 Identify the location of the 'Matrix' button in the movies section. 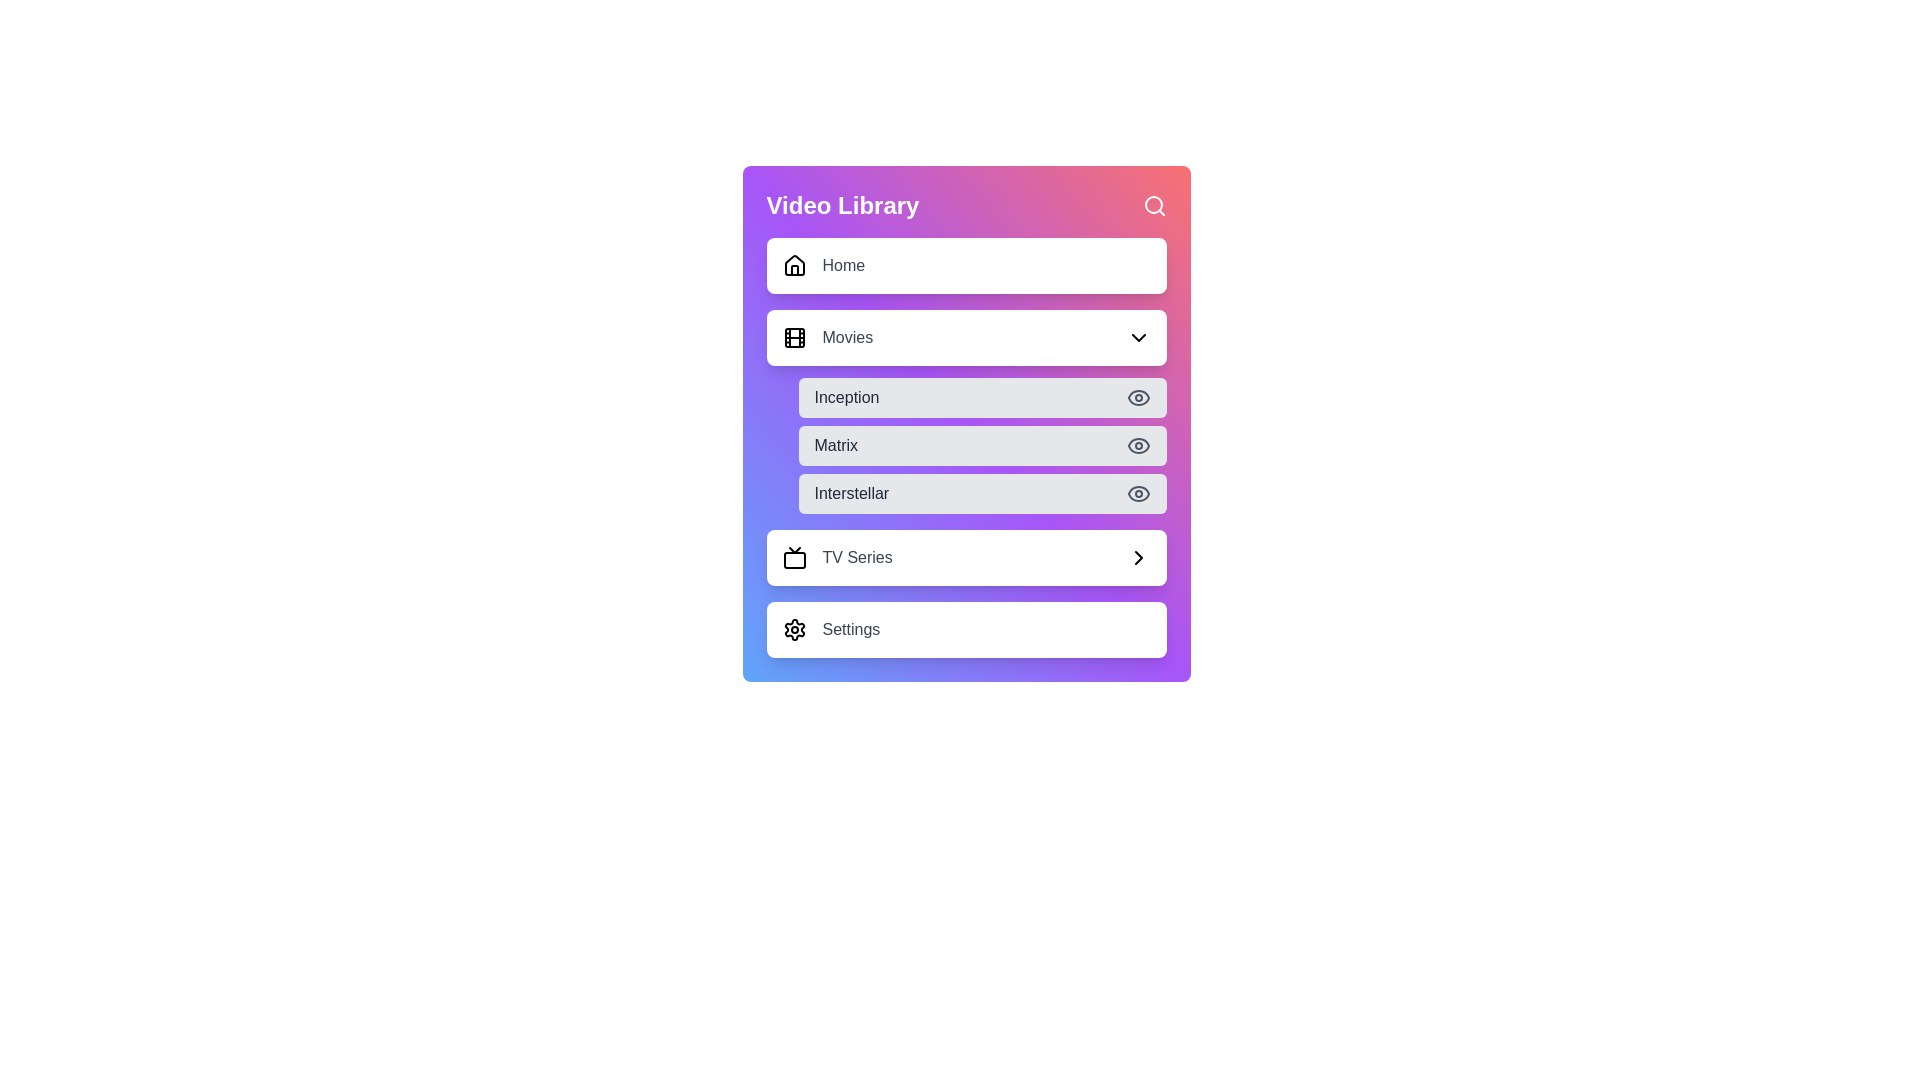
(982, 445).